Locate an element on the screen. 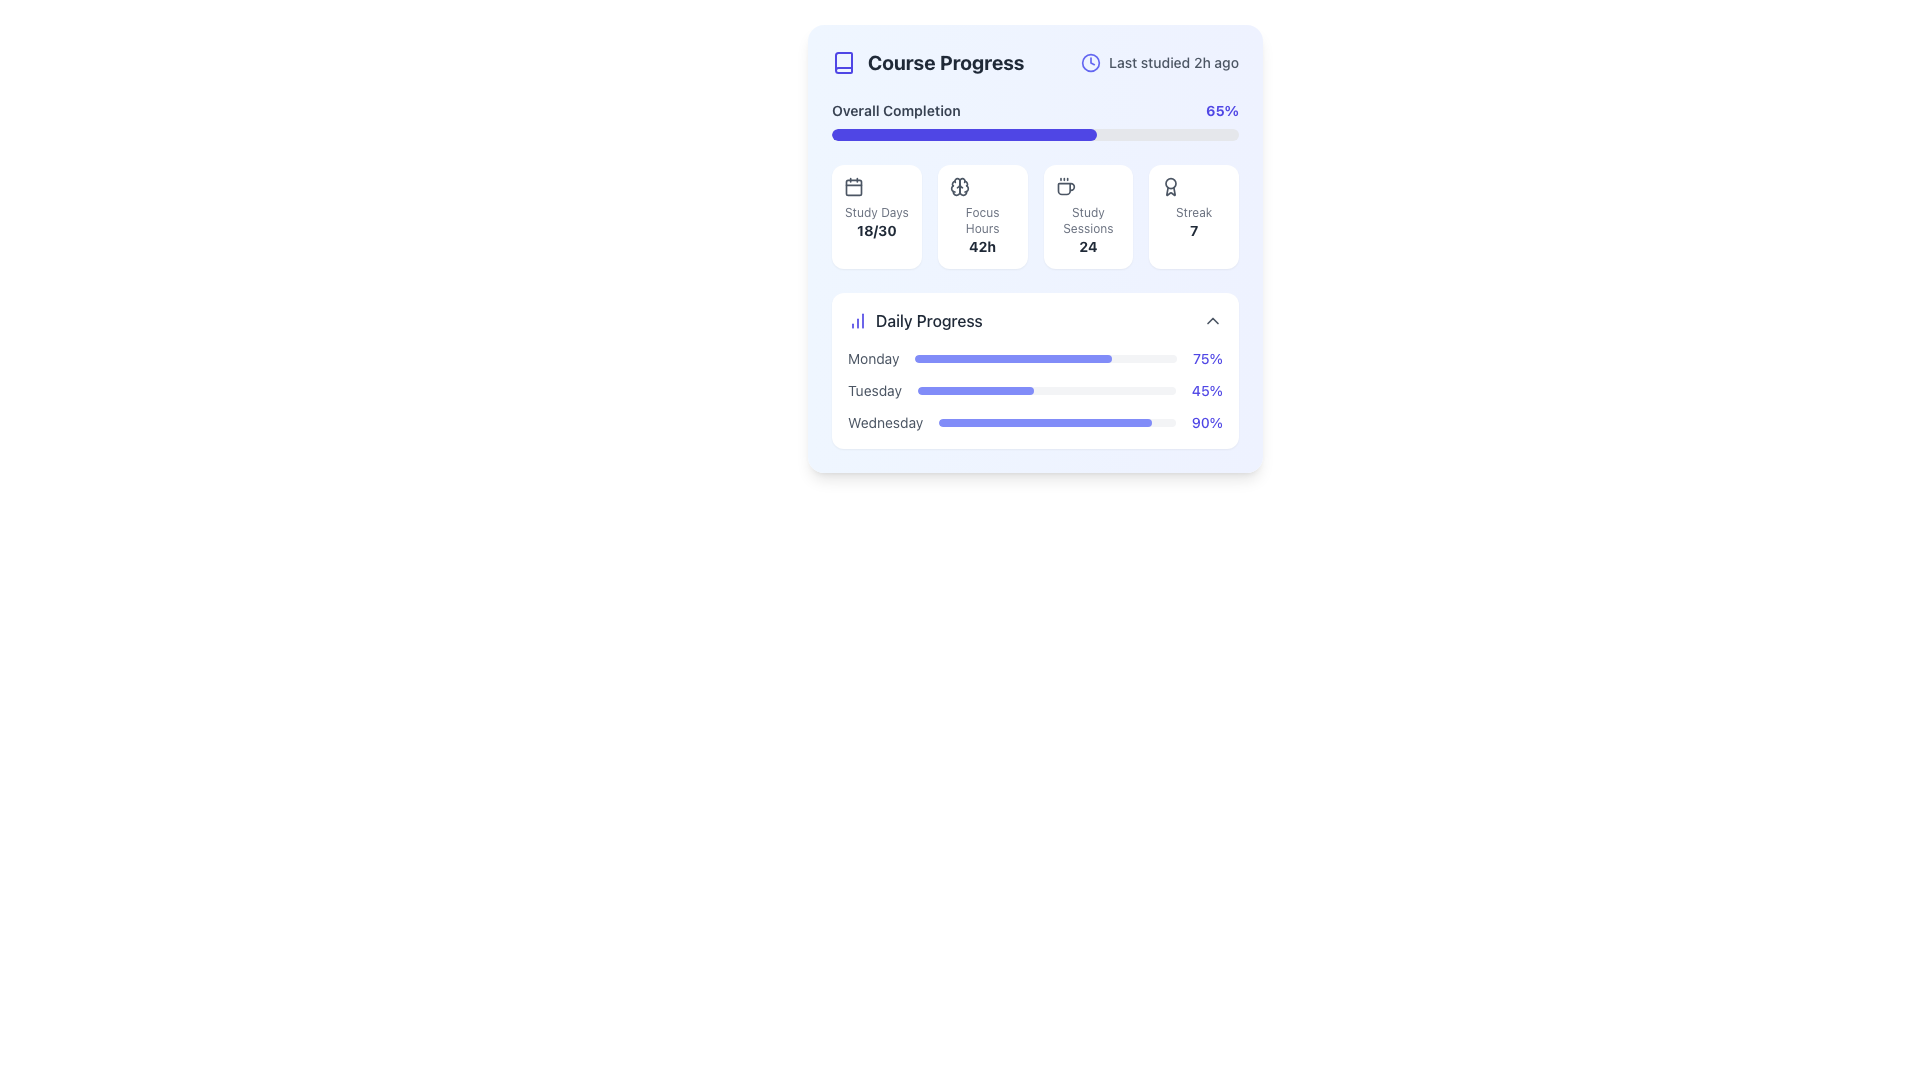 The image size is (1920, 1080). the label indicating the proportion of completed study days out of the total planned days, located at the bottom of the 'Study Days' box in the 'Course Progress' section is located at coordinates (876, 230).